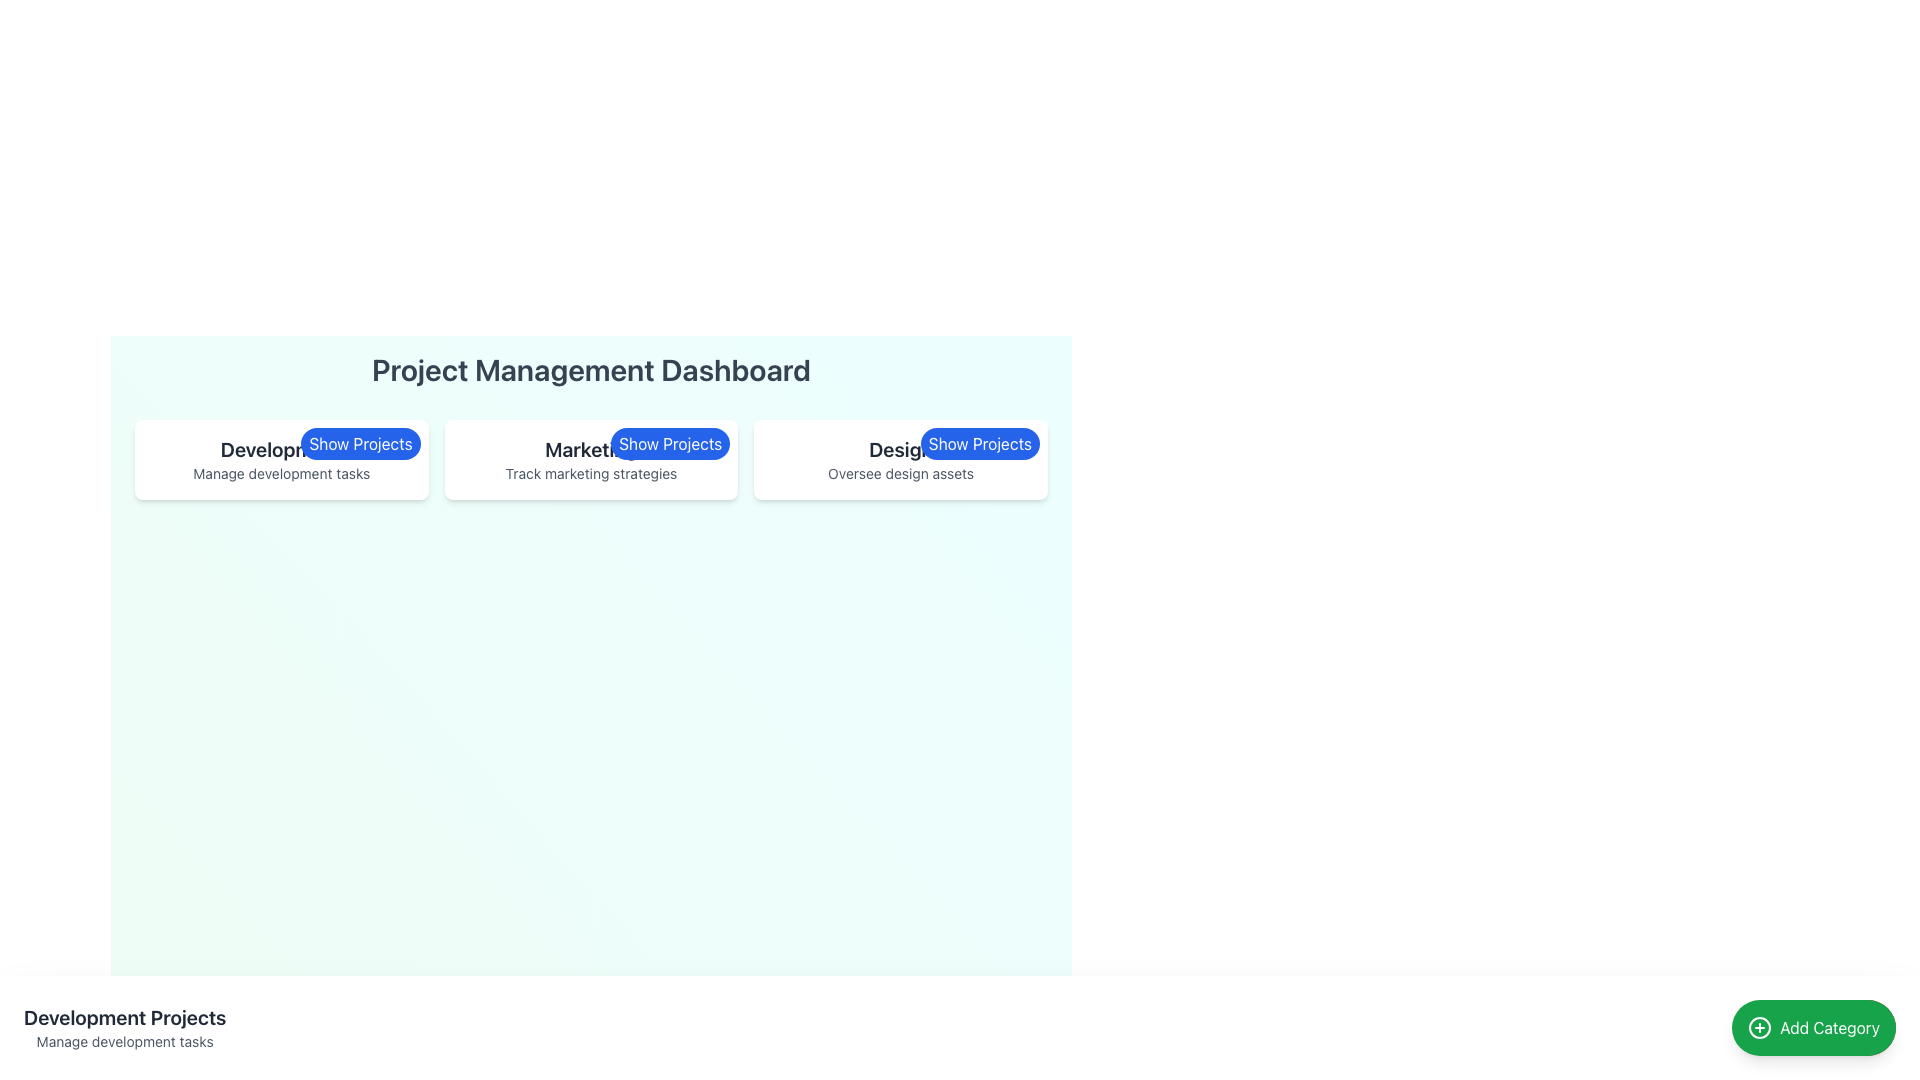  Describe the element at coordinates (280, 459) in the screenshot. I see `the Card component titled 'Development' which has a subtitle 'Manage development tasks' and a button 'Show Projects' at the top-right corner` at that location.